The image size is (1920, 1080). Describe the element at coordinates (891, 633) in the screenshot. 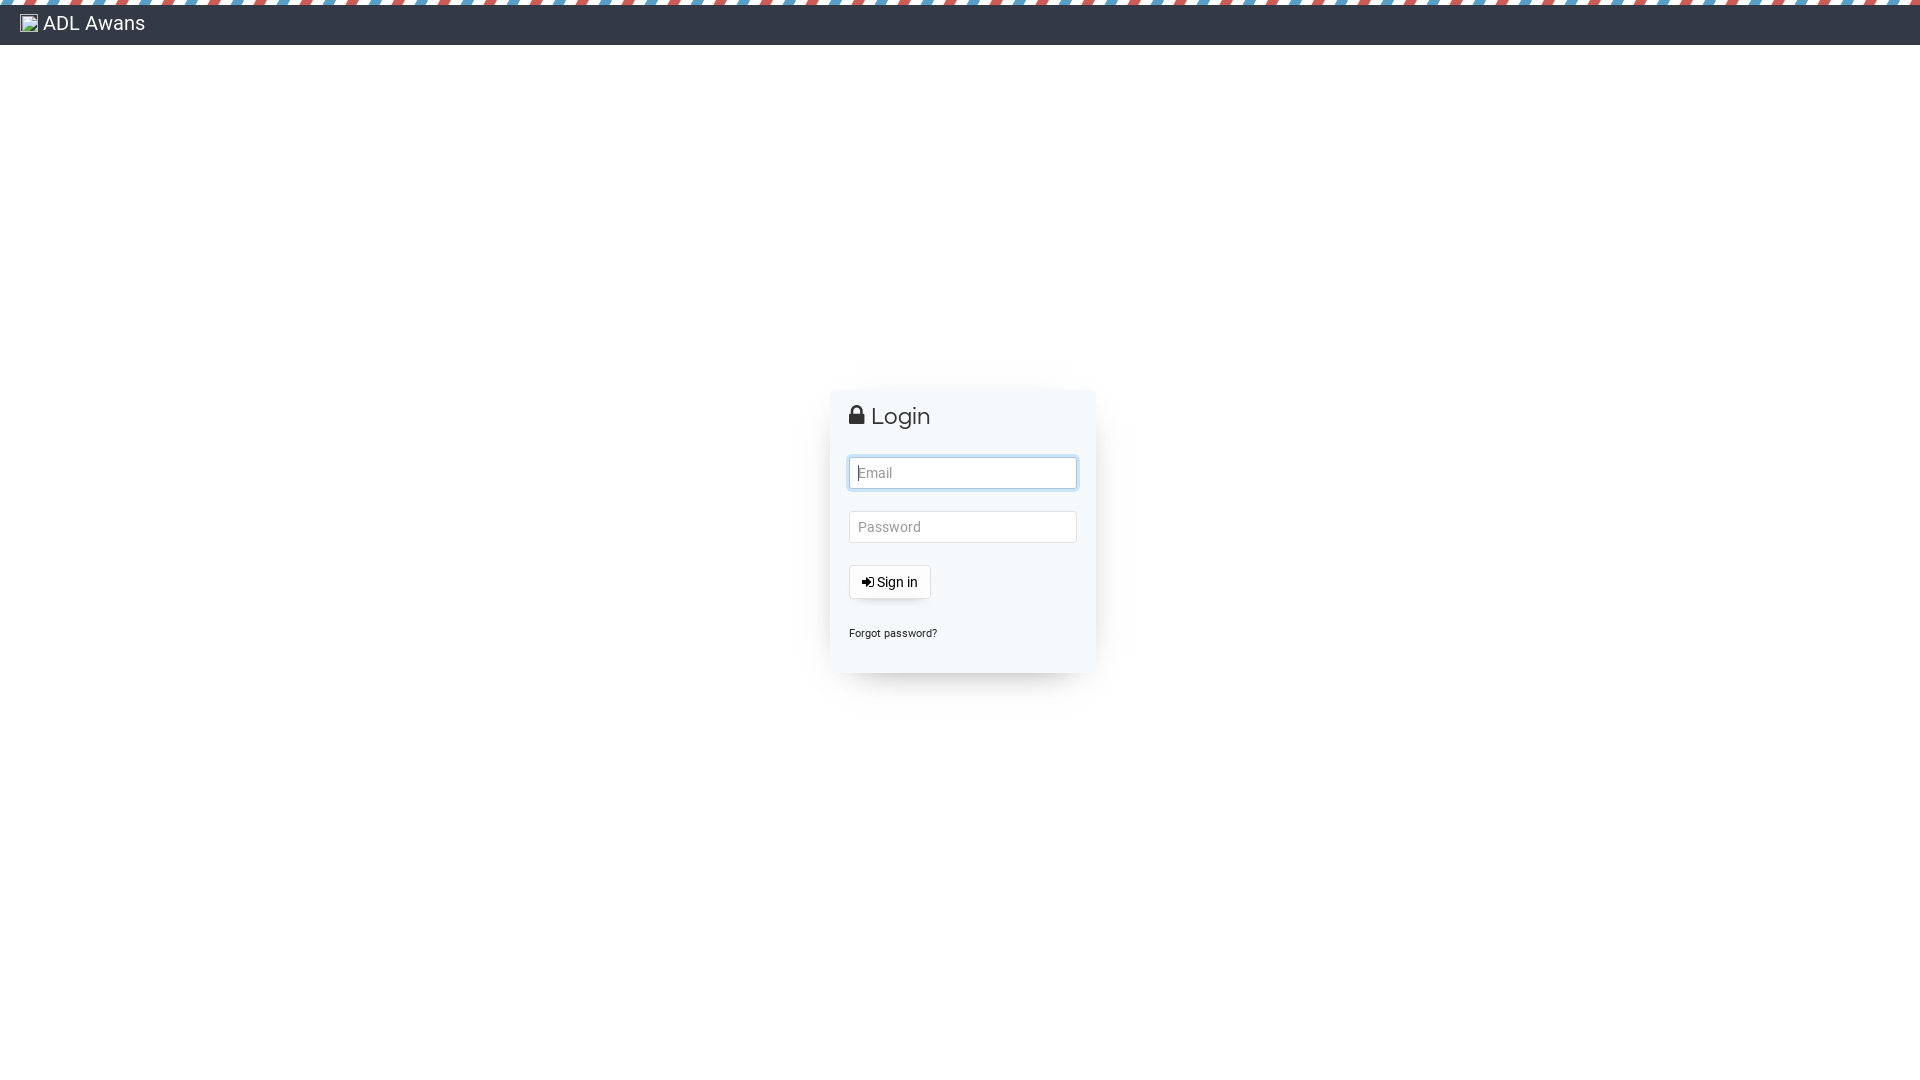

I see `'Forgot password?'` at that location.